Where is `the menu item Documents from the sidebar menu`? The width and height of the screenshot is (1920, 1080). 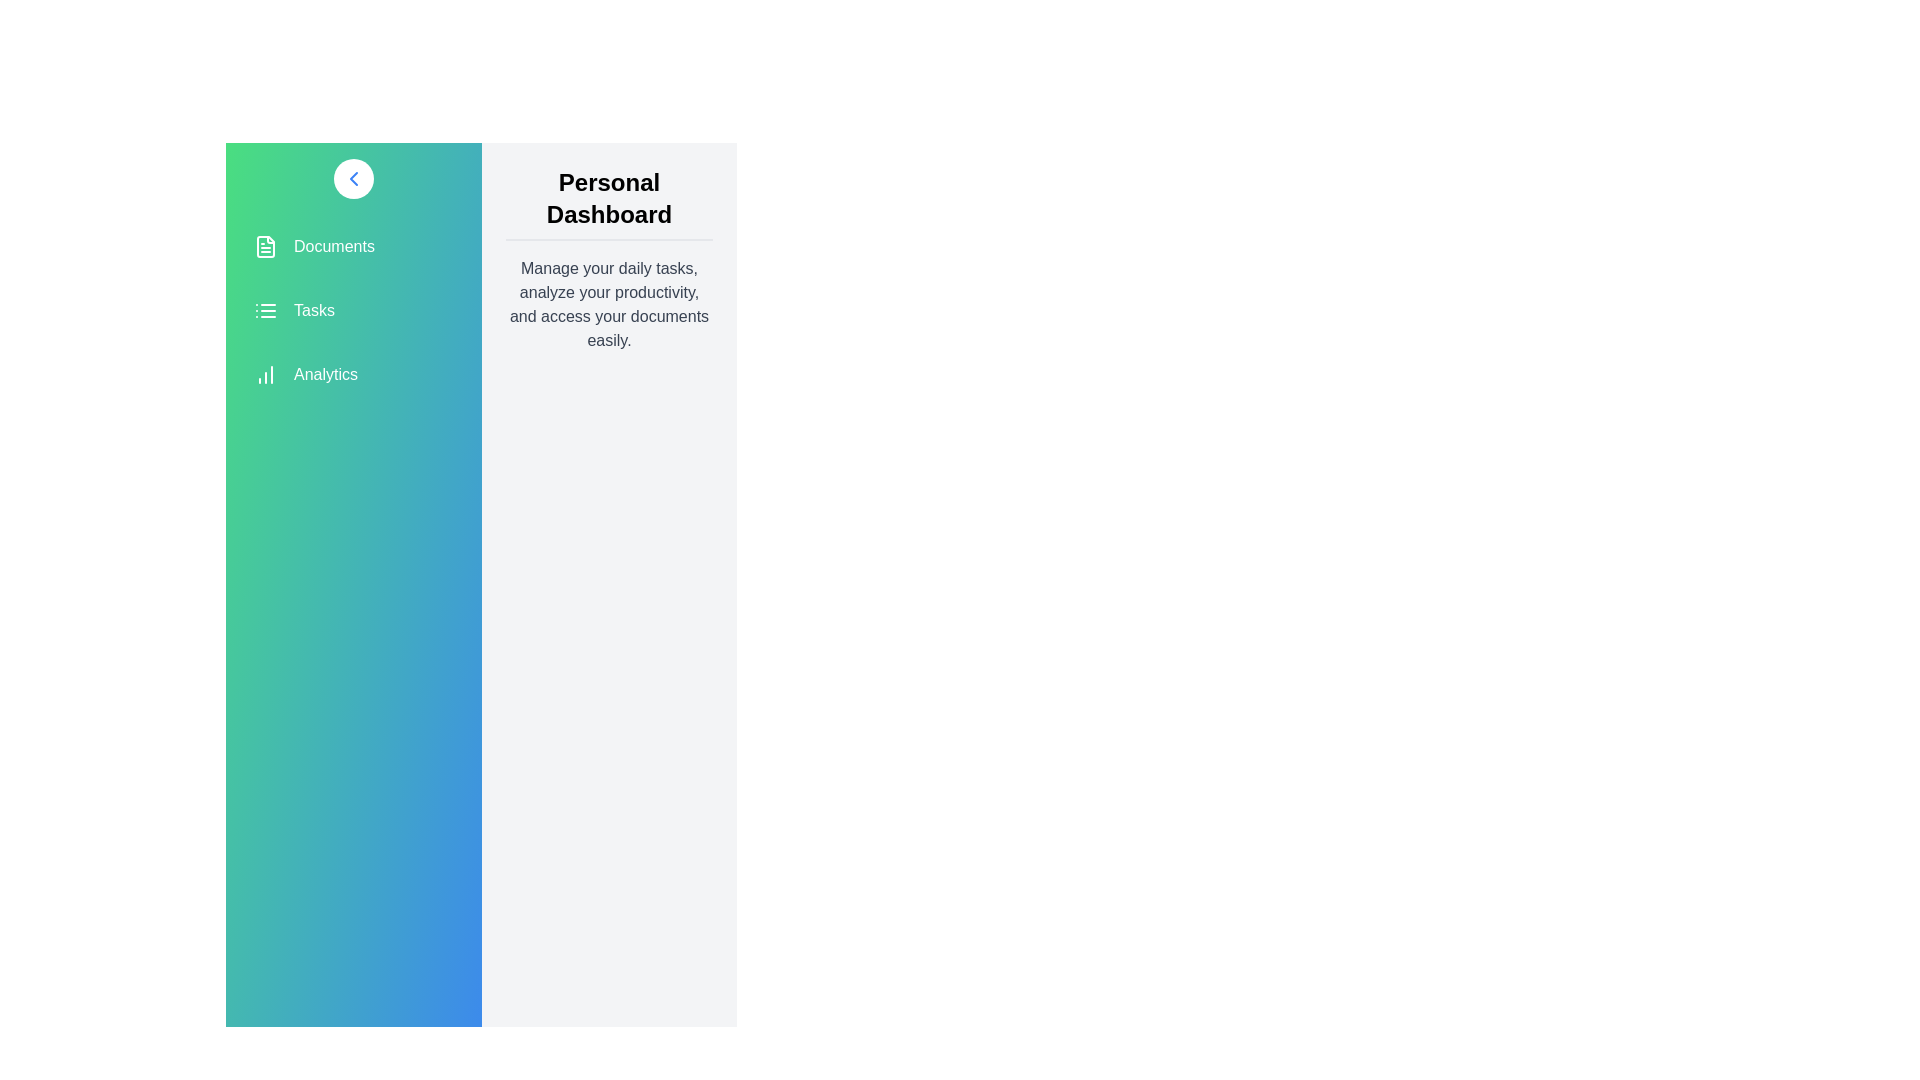
the menu item Documents from the sidebar menu is located at coordinates (354, 245).